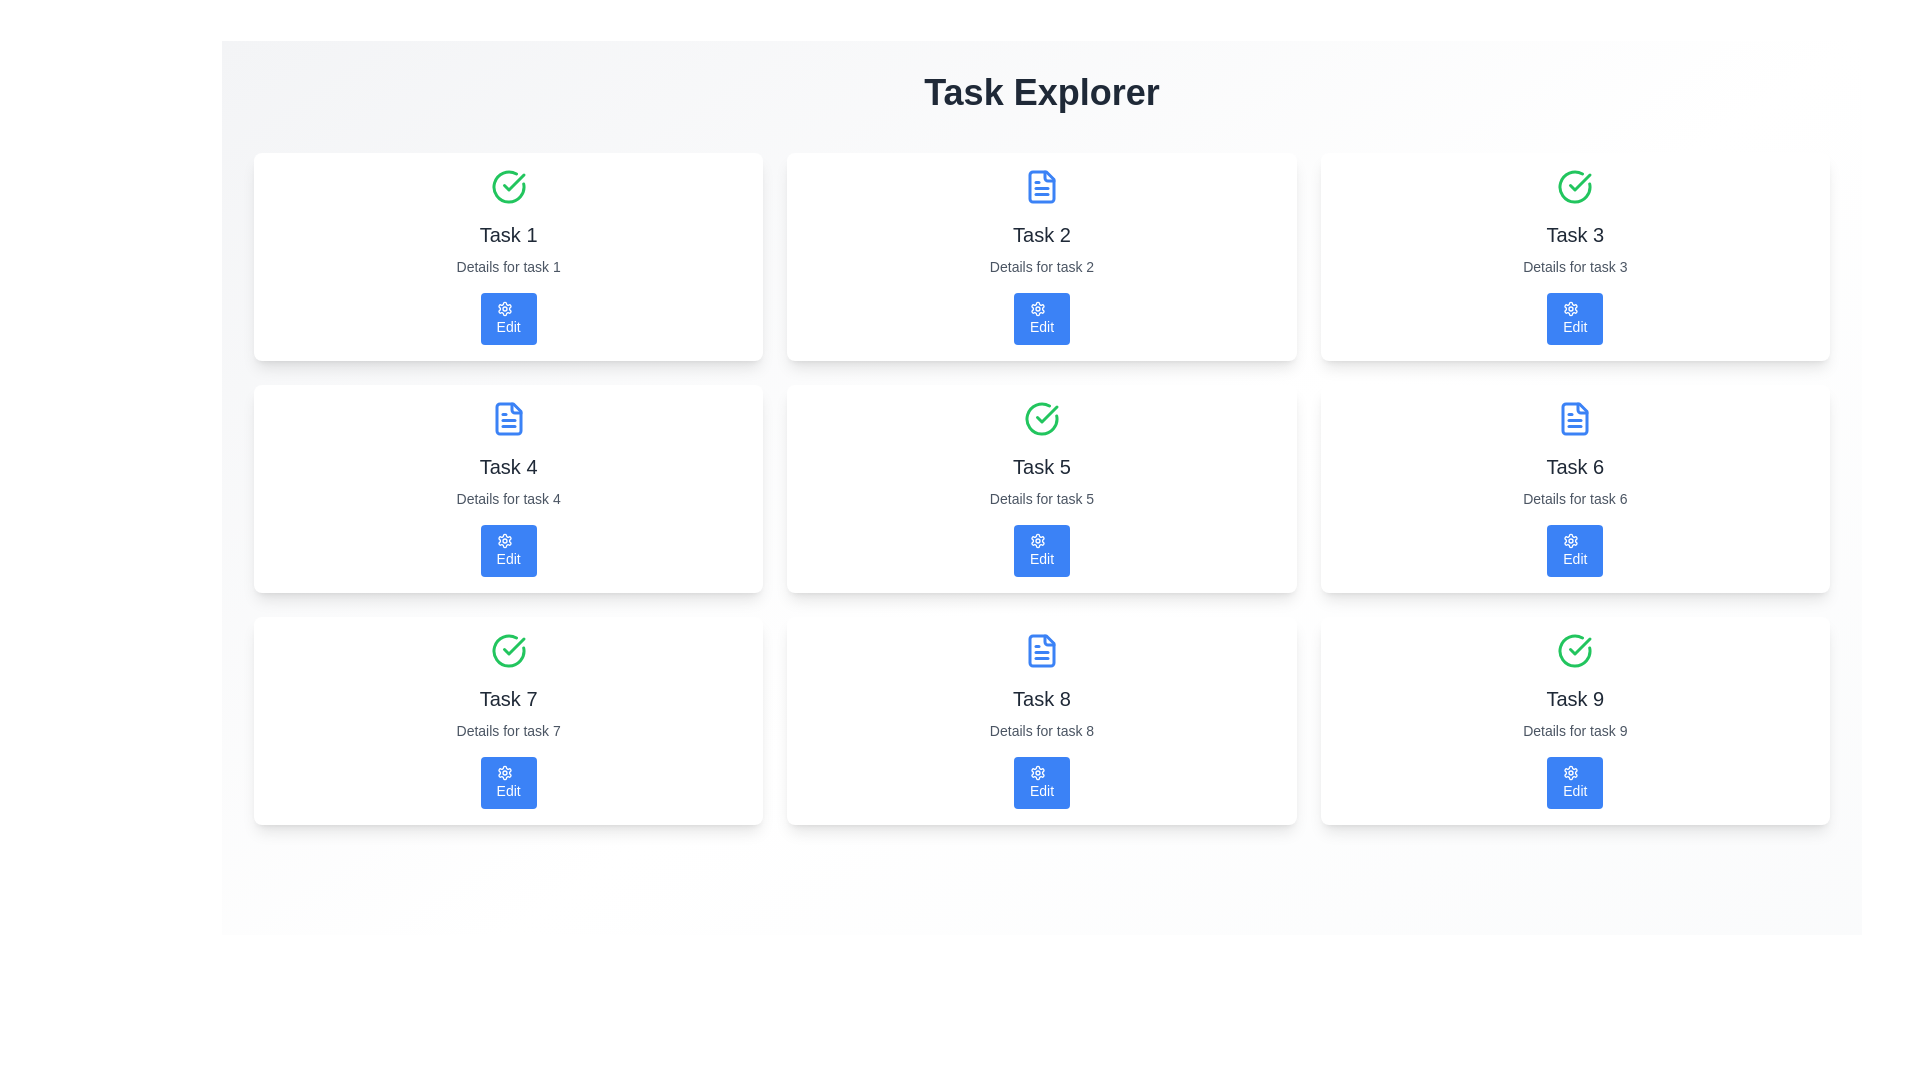 This screenshot has height=1080, width=1920. What do you see at coordinates (1574, 318) in the screenshot?
I see `the blue rounded button labeled 'Edit' with a gear icon located at the bottom part of the card for 'Task 3'` at bounding box center [1574, 318].